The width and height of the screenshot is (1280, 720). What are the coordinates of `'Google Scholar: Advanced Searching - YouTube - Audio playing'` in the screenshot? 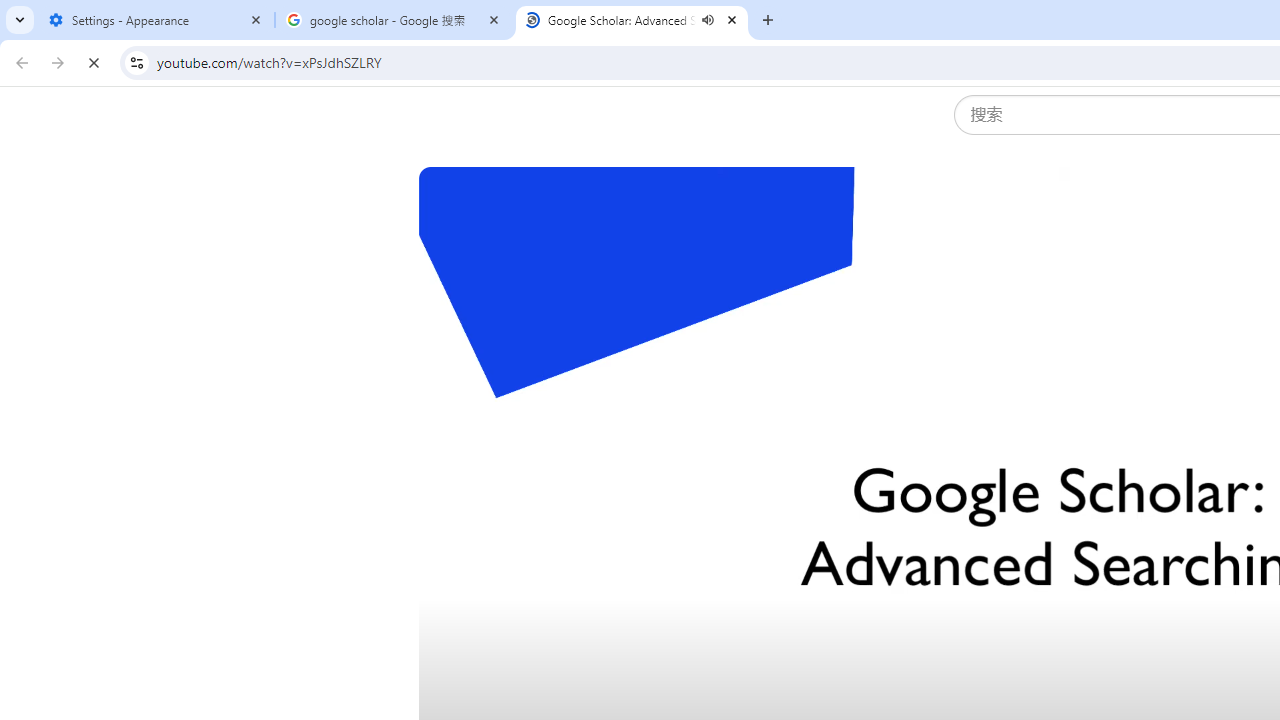 It's located at (631, 20).